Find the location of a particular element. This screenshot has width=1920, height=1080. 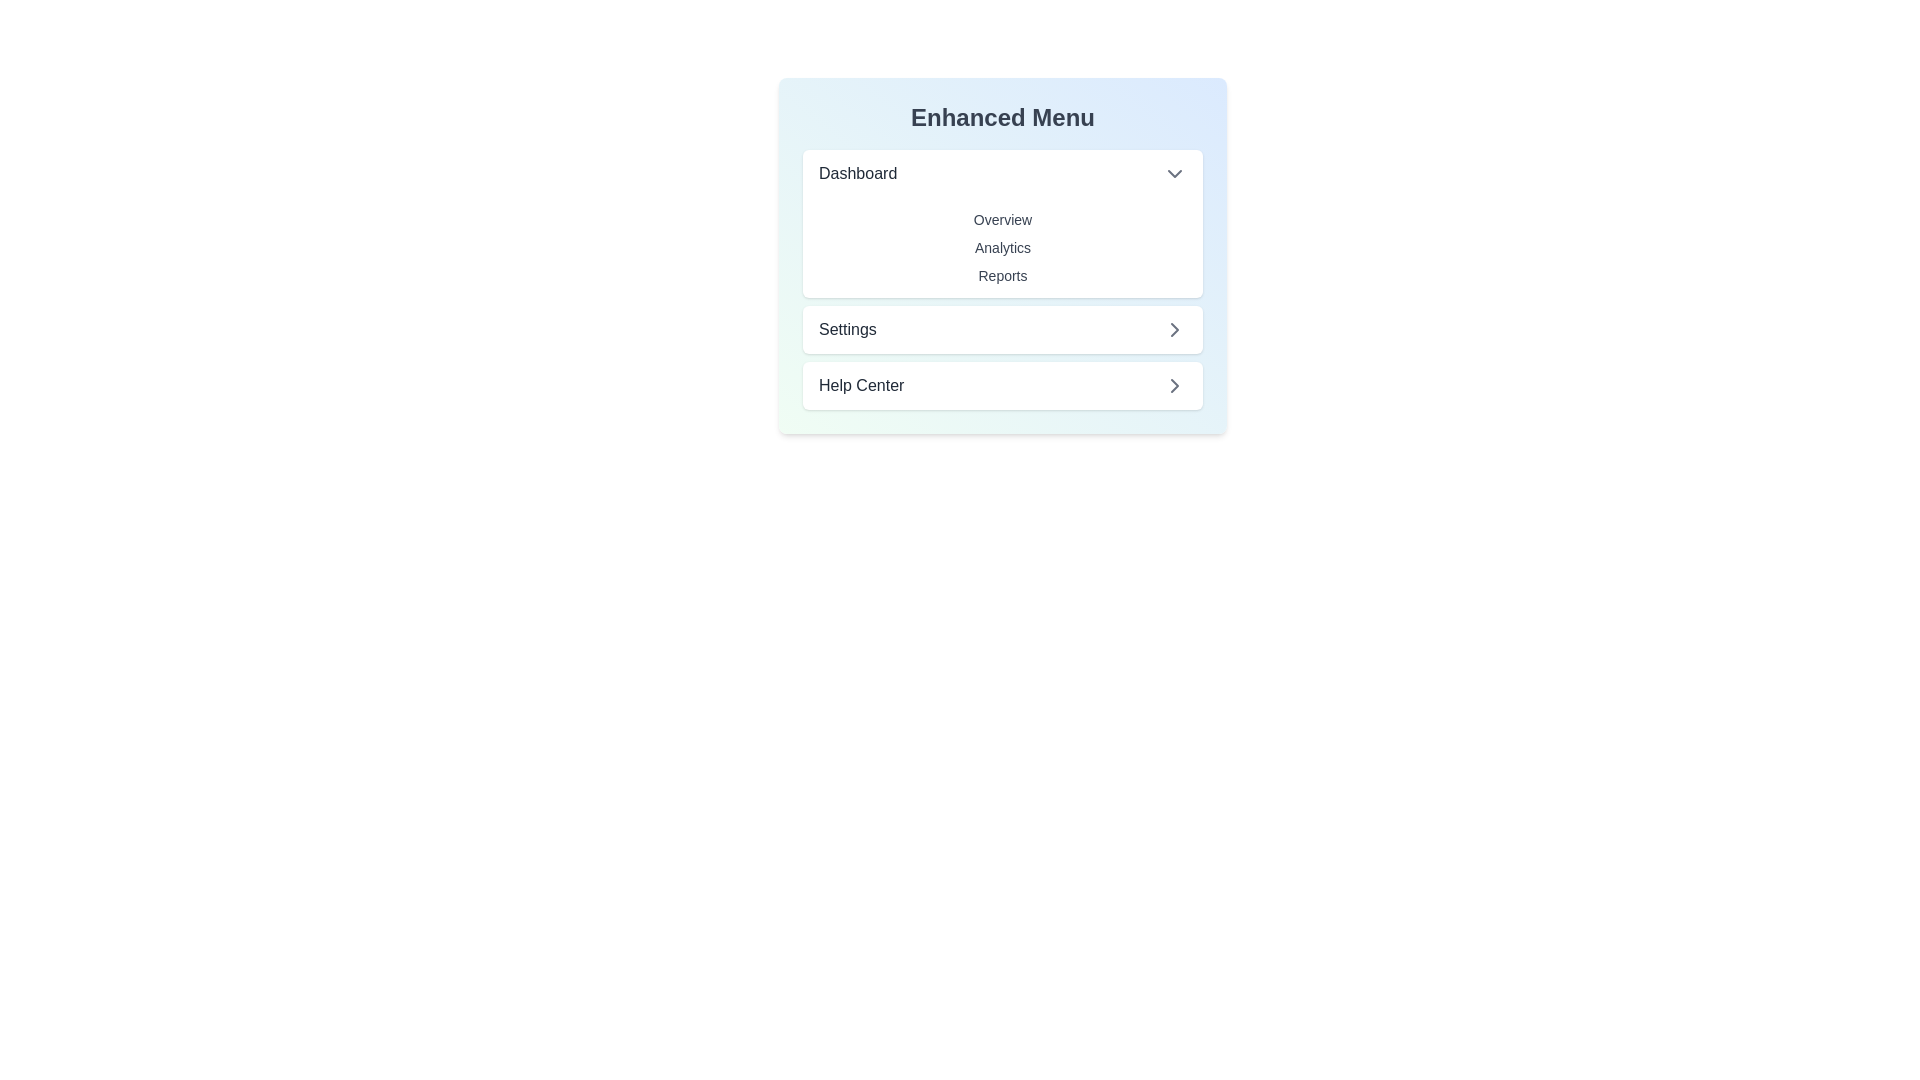

the chevron arrow icon located to the far right of the 'Settings' label to trigger additional interaction options is located at coordinates (1175, 329).